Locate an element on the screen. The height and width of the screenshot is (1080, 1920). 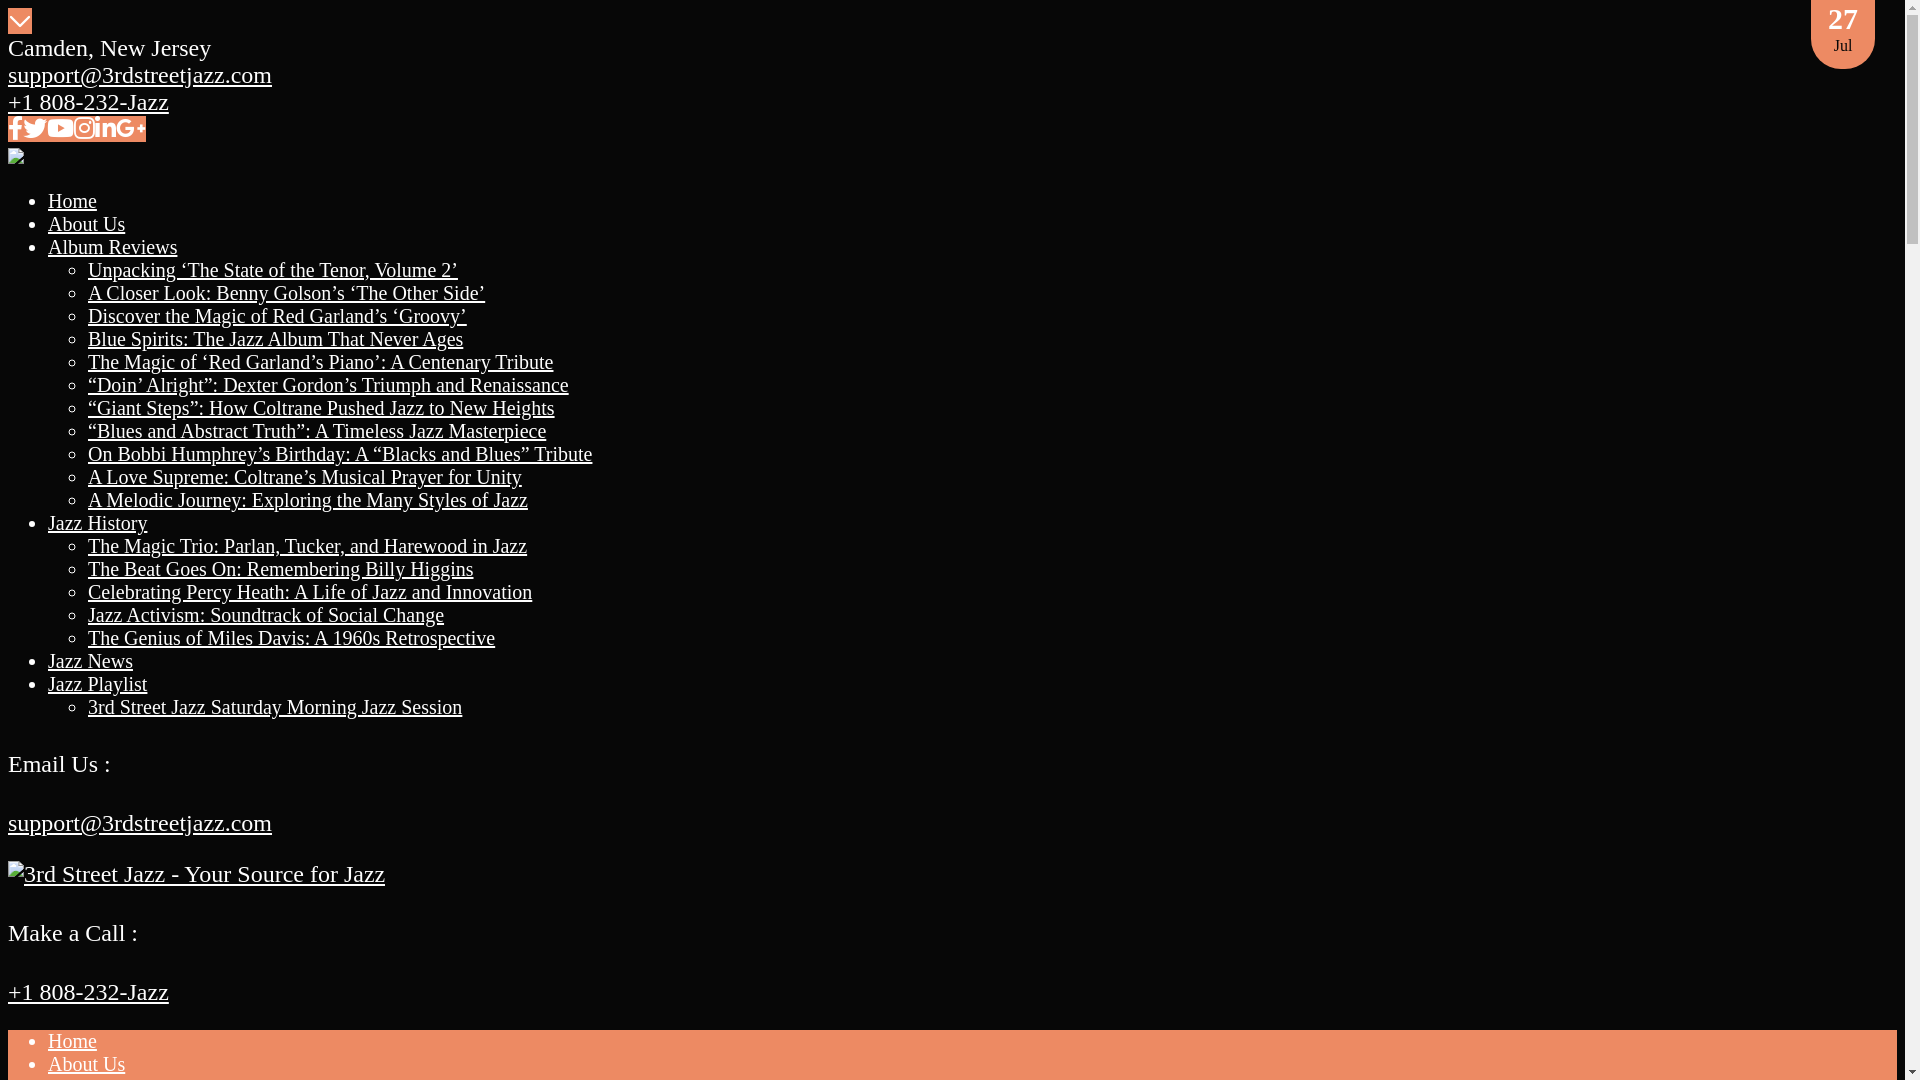
'linkedin-in' is located at coordinates (94, 128).